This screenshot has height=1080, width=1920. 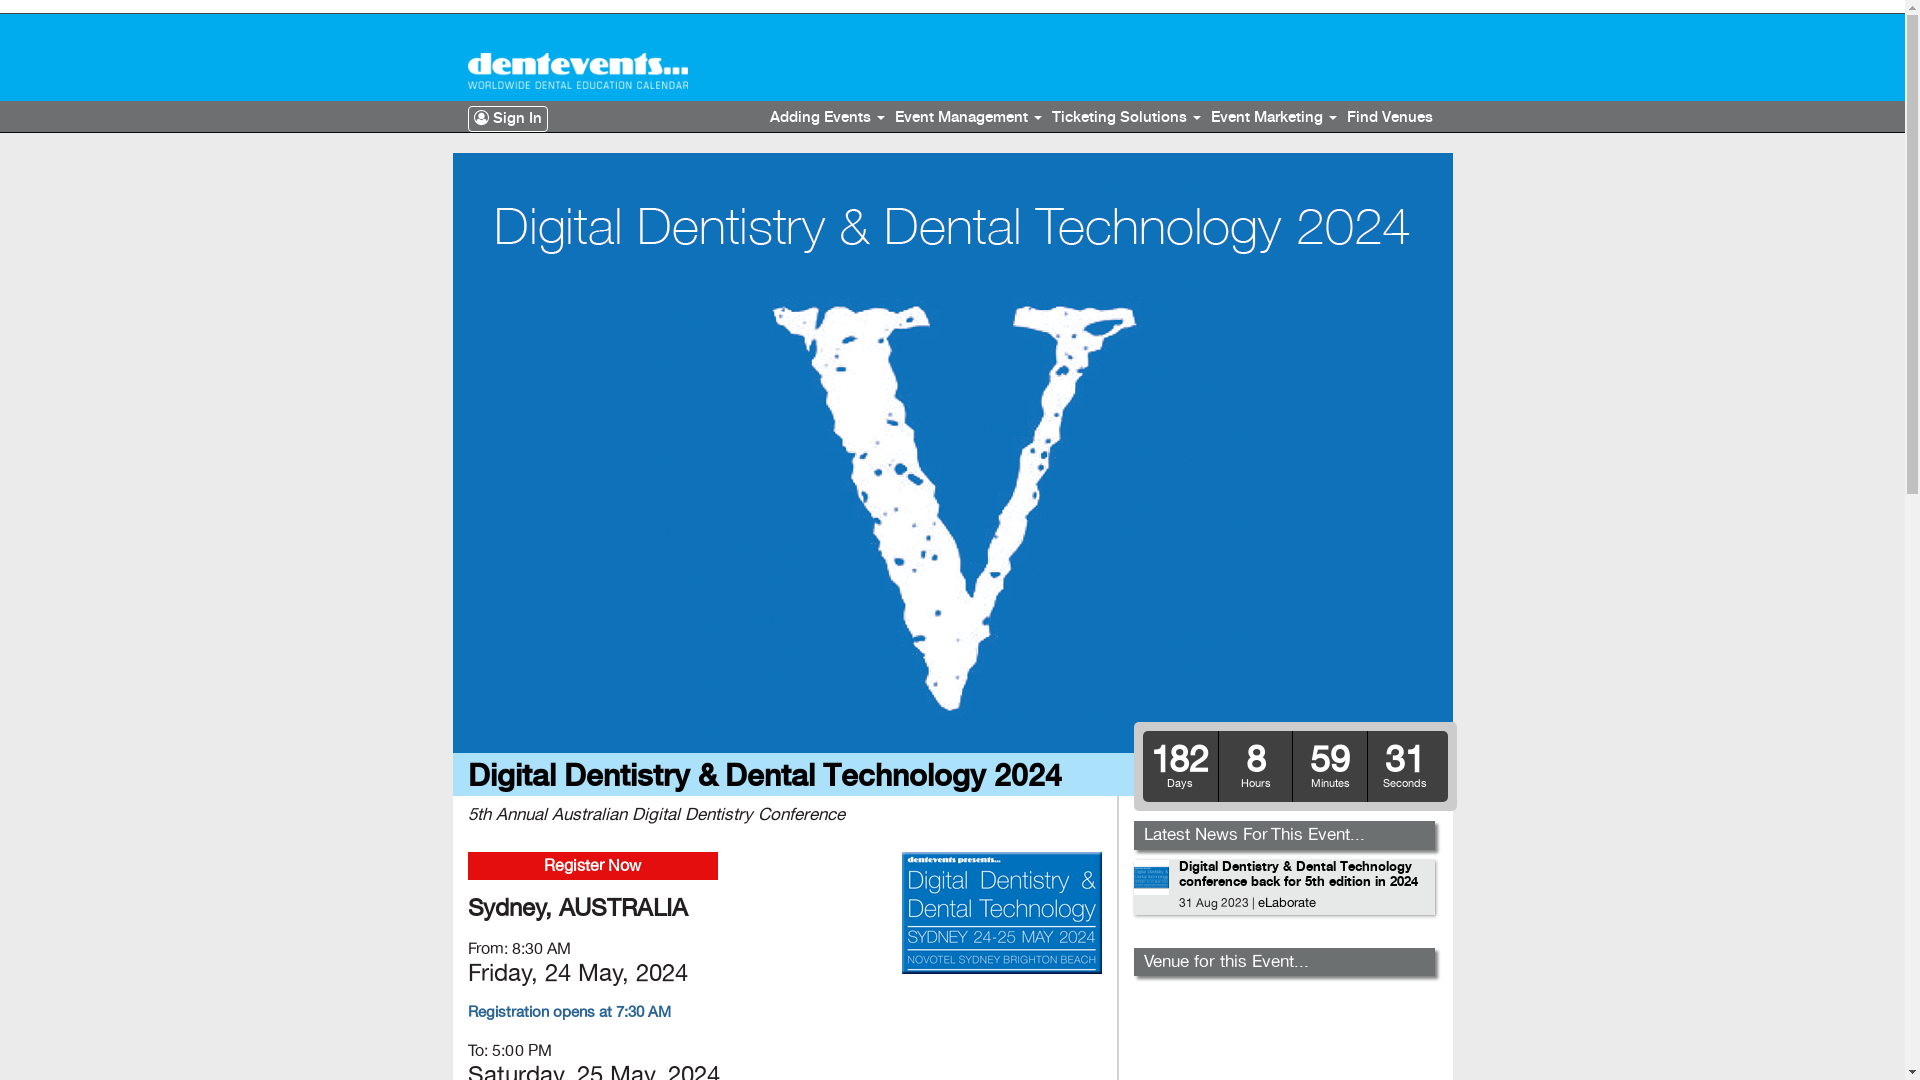 What do you see at coordinates (968, 118) in the screenshot?
I see `'Event Management'` at bounding box center [968, 118].